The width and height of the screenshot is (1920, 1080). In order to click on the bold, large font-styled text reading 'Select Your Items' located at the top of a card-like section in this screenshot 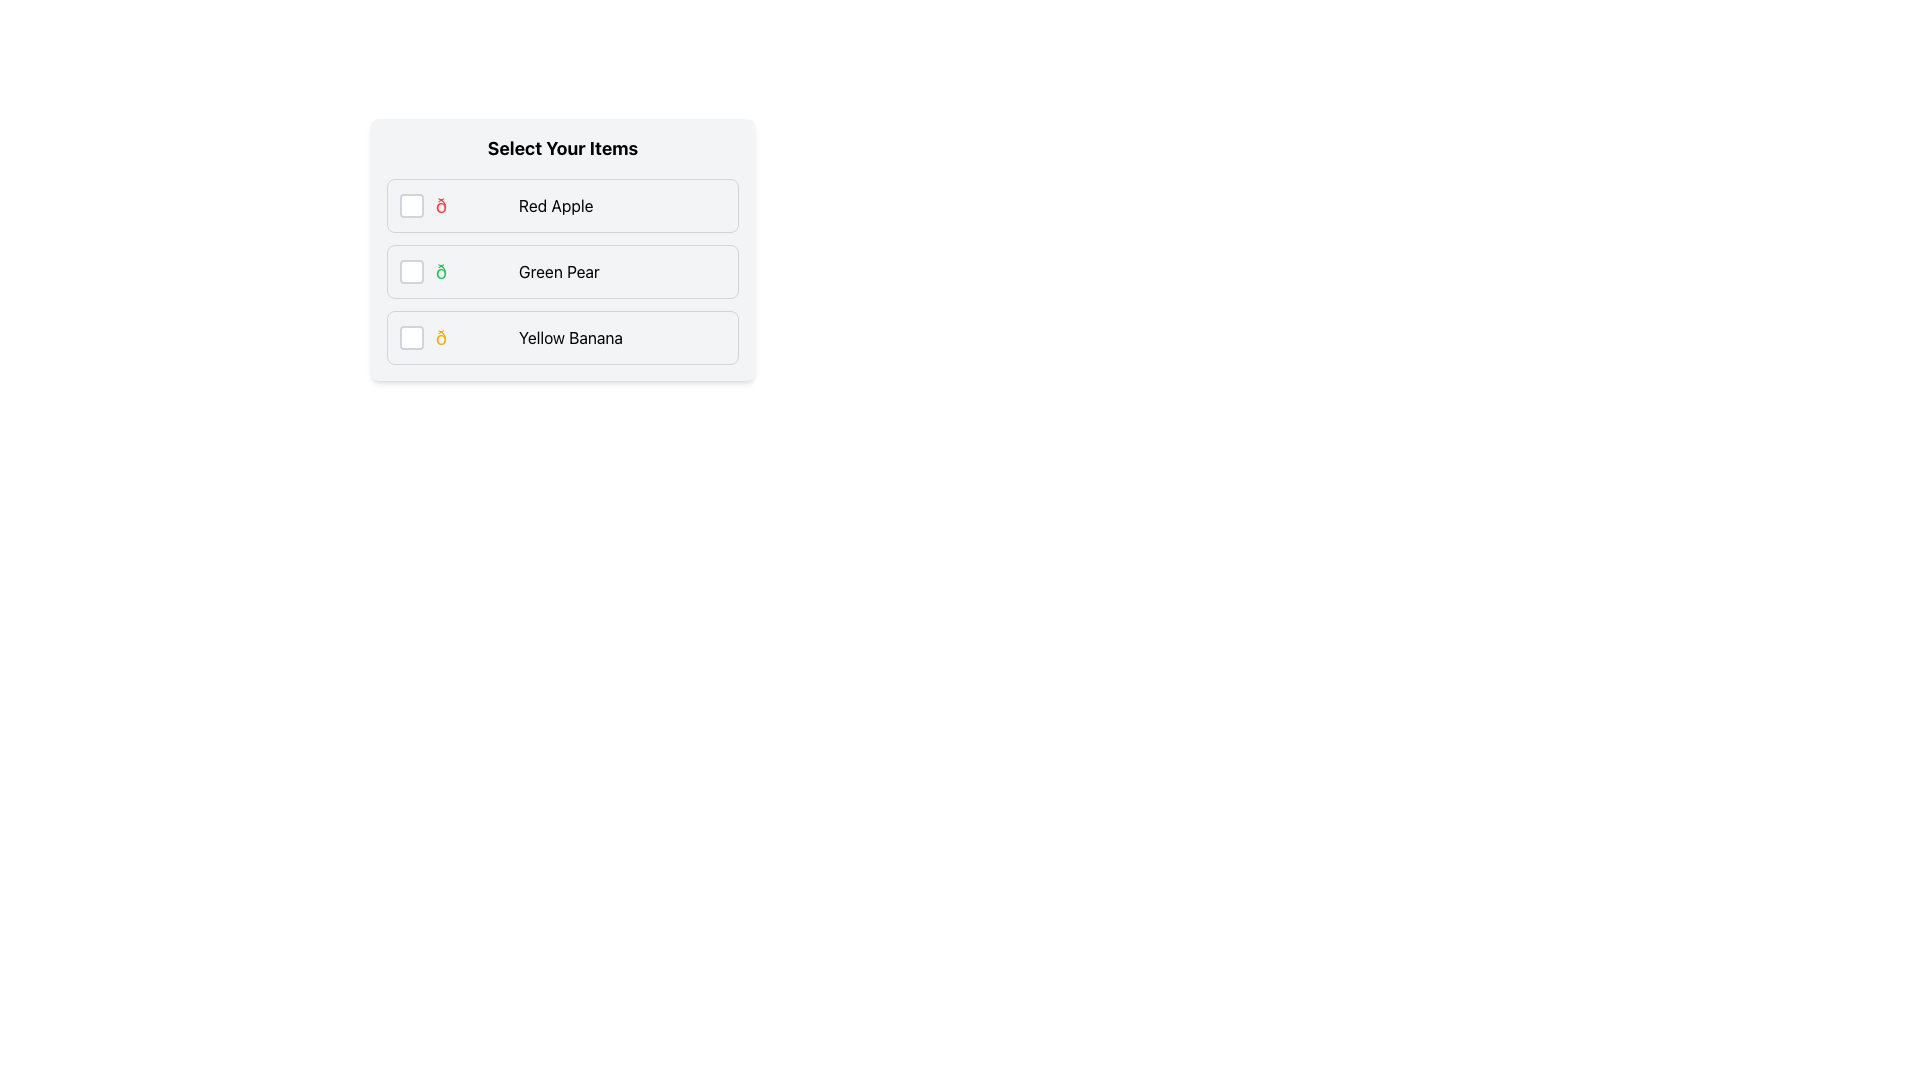, I will do `click(561, 148)`.